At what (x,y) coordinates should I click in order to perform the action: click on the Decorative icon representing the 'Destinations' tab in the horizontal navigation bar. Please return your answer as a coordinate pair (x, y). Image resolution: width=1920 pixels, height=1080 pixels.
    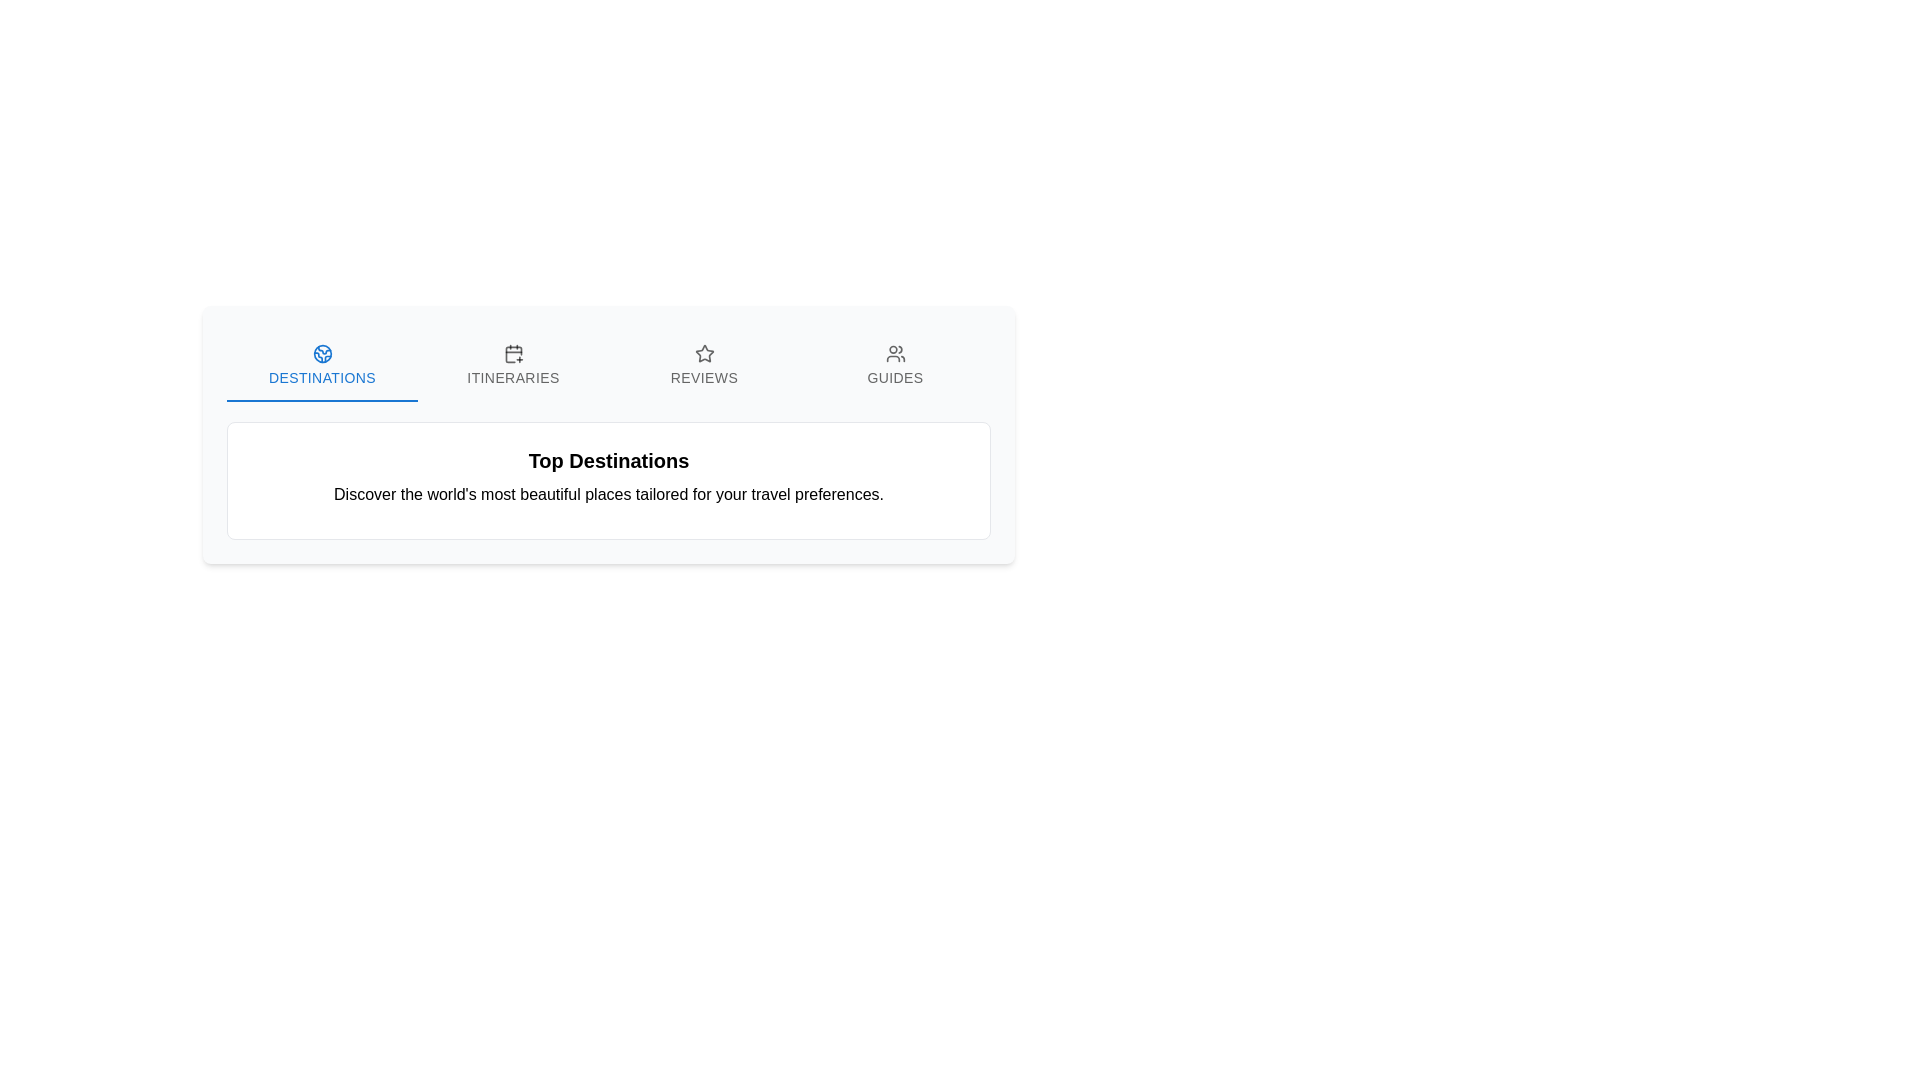
    Looking at the image, I should click on (322, 353).